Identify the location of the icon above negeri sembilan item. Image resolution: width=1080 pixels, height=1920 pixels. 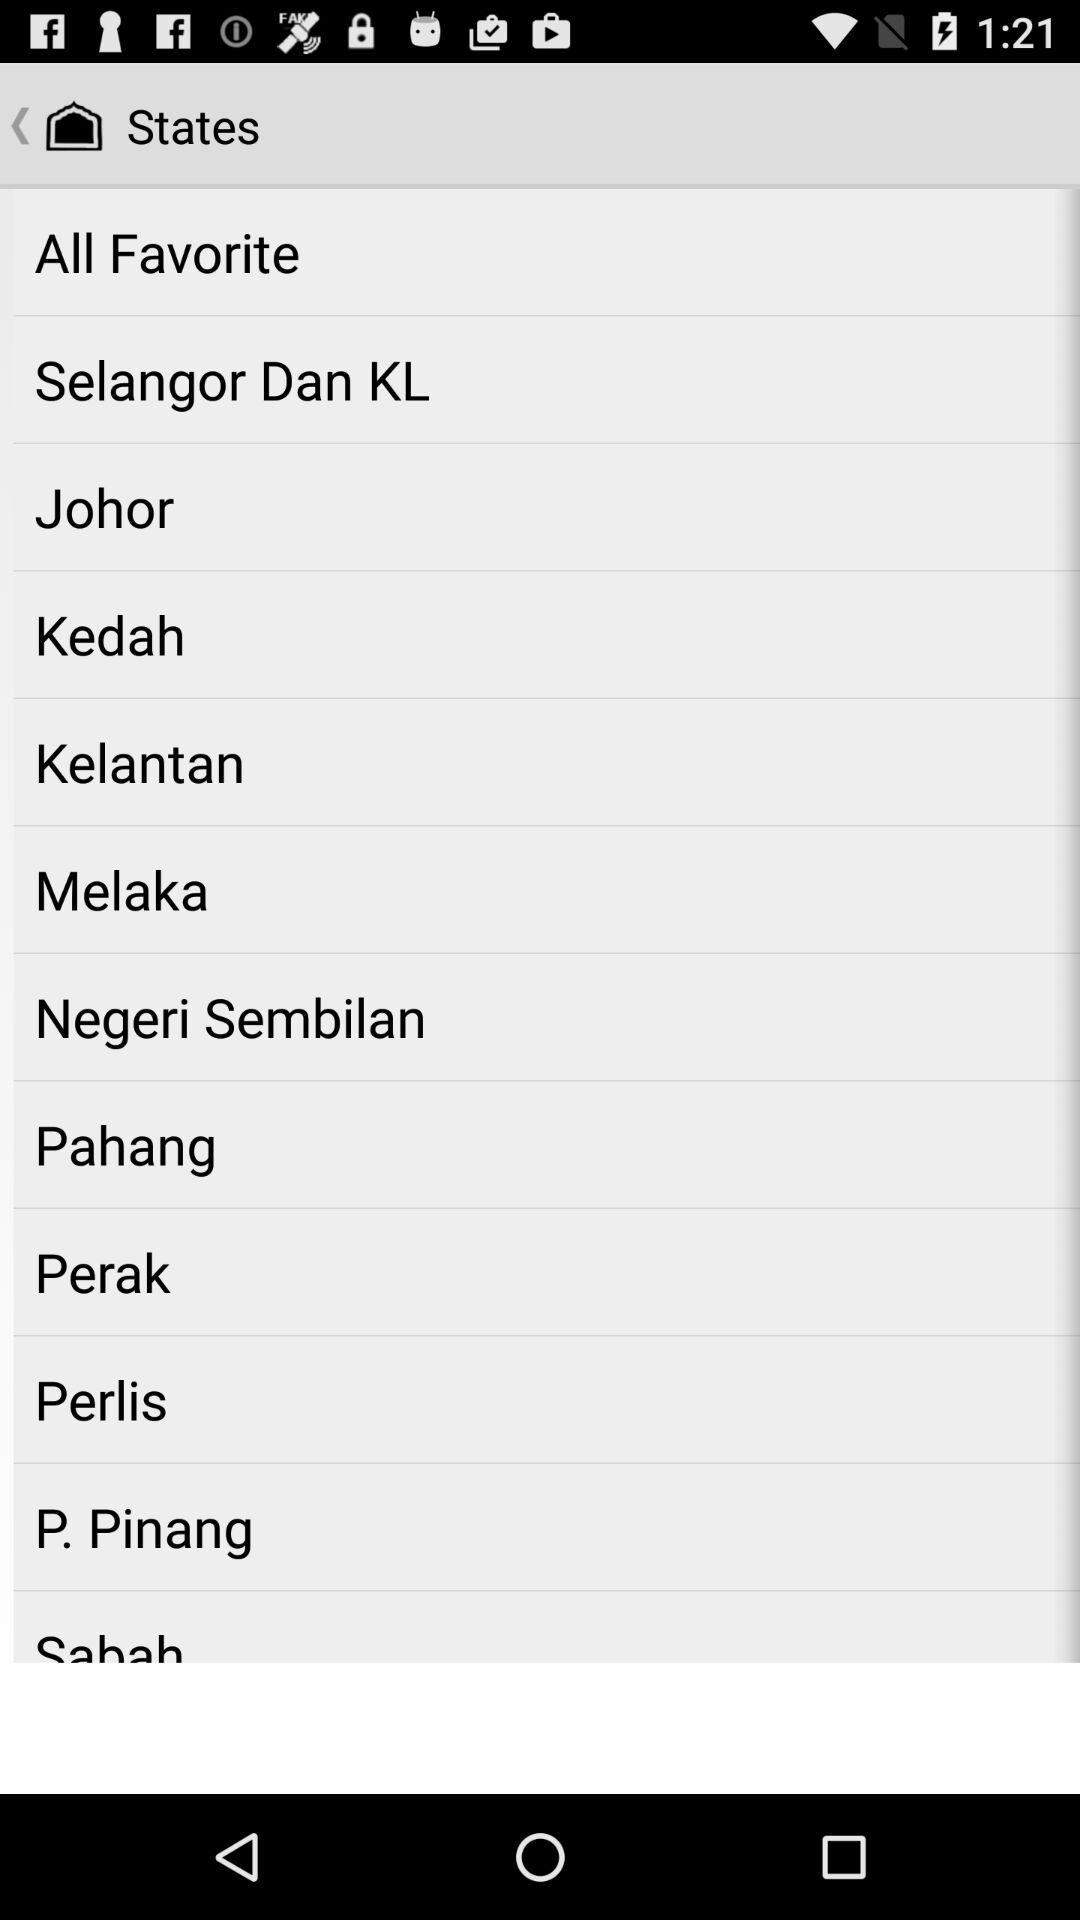
(546, 888).